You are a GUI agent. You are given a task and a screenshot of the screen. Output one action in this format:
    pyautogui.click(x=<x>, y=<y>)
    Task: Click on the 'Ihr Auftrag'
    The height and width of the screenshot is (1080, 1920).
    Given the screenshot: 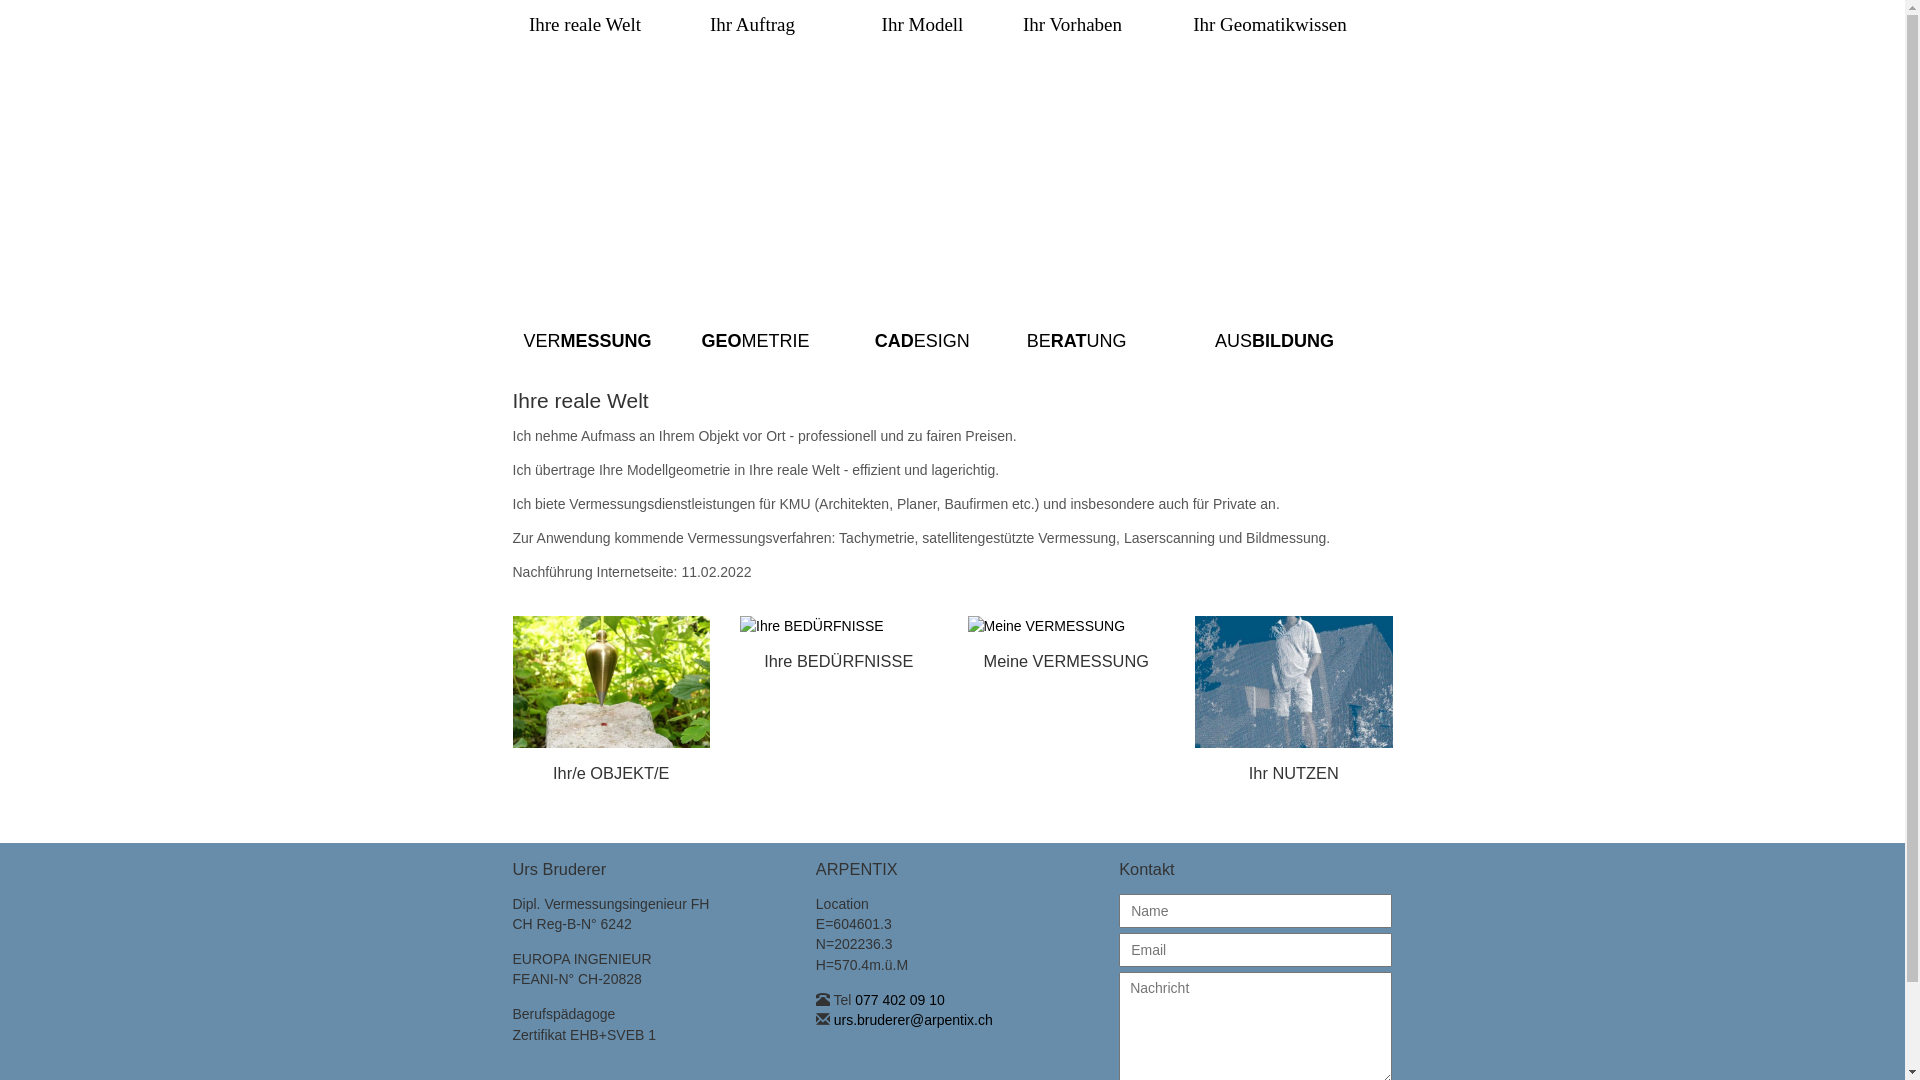 What is the action you would take?
    pyautogui.click(x=752, y=24)
    